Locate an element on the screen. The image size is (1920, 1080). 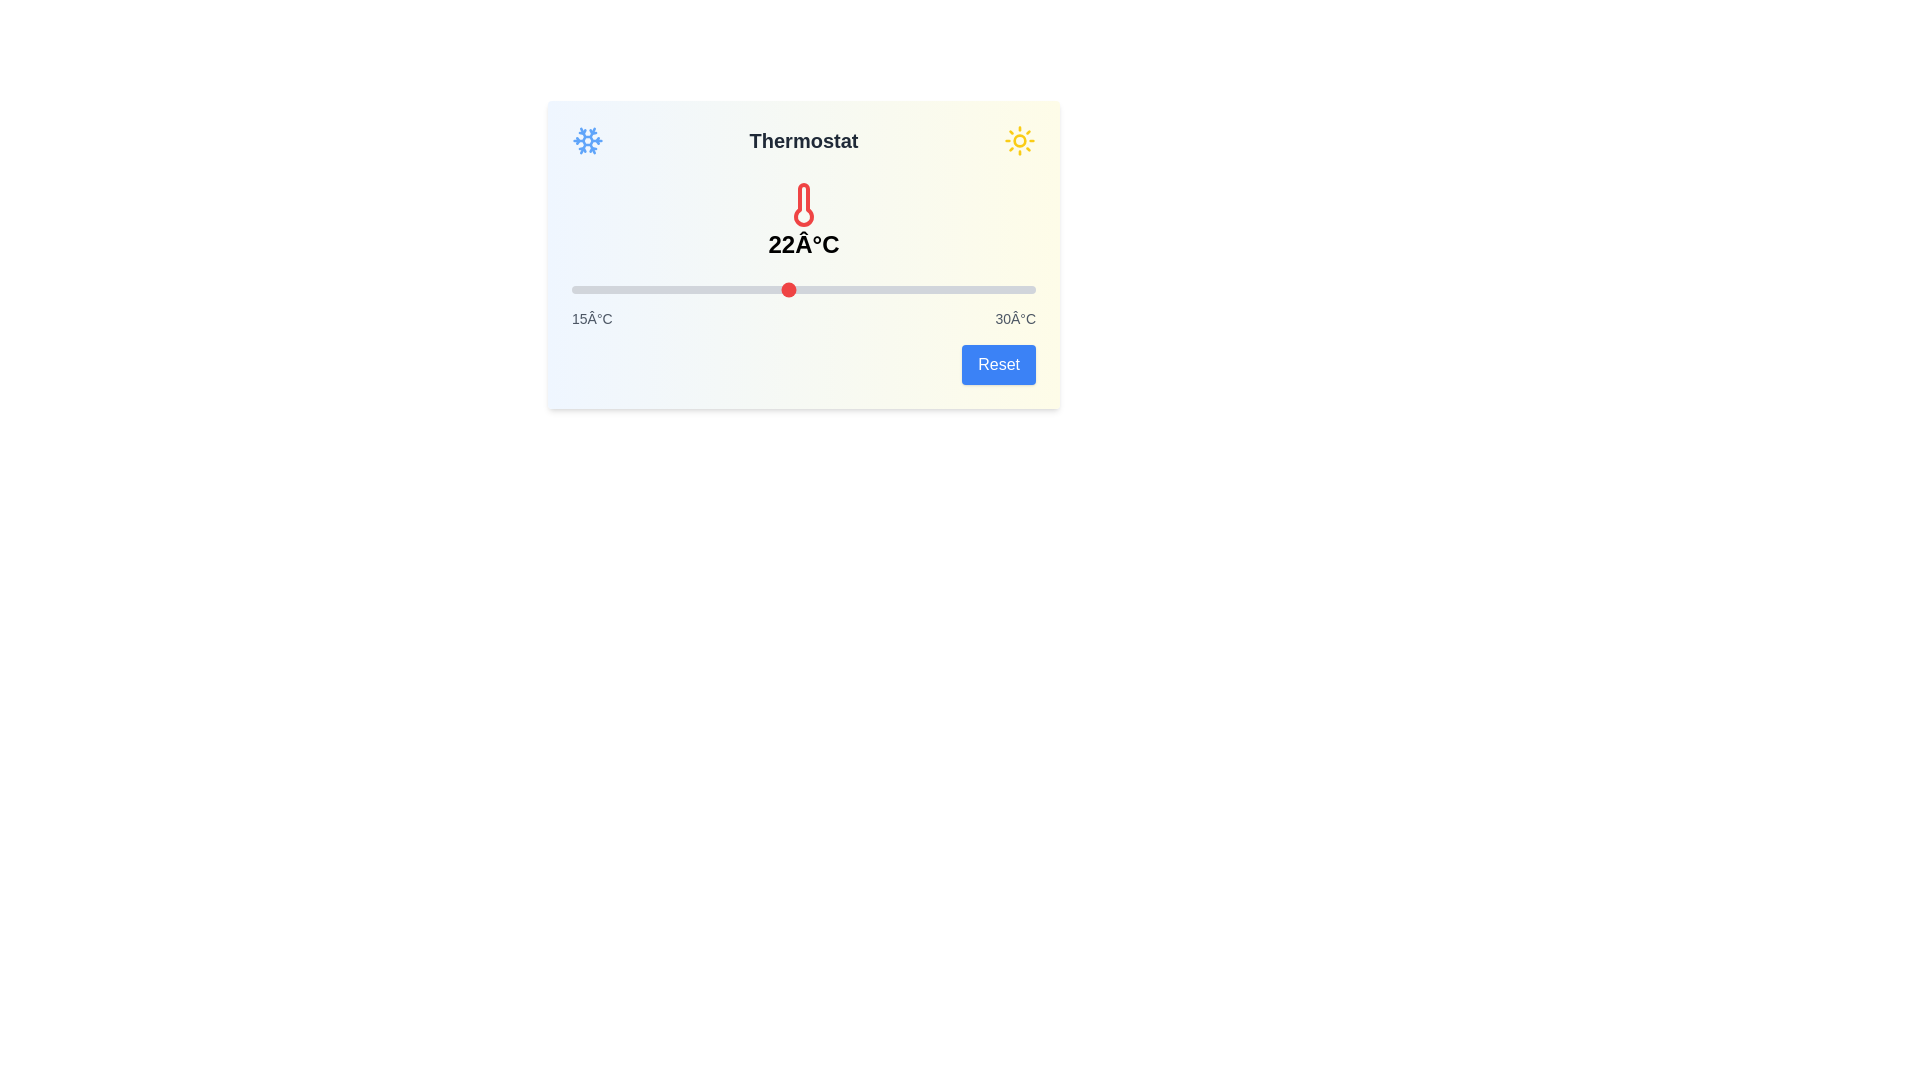
the slider to set the temperature to 18 degrees is located at coordinates (664, 289).